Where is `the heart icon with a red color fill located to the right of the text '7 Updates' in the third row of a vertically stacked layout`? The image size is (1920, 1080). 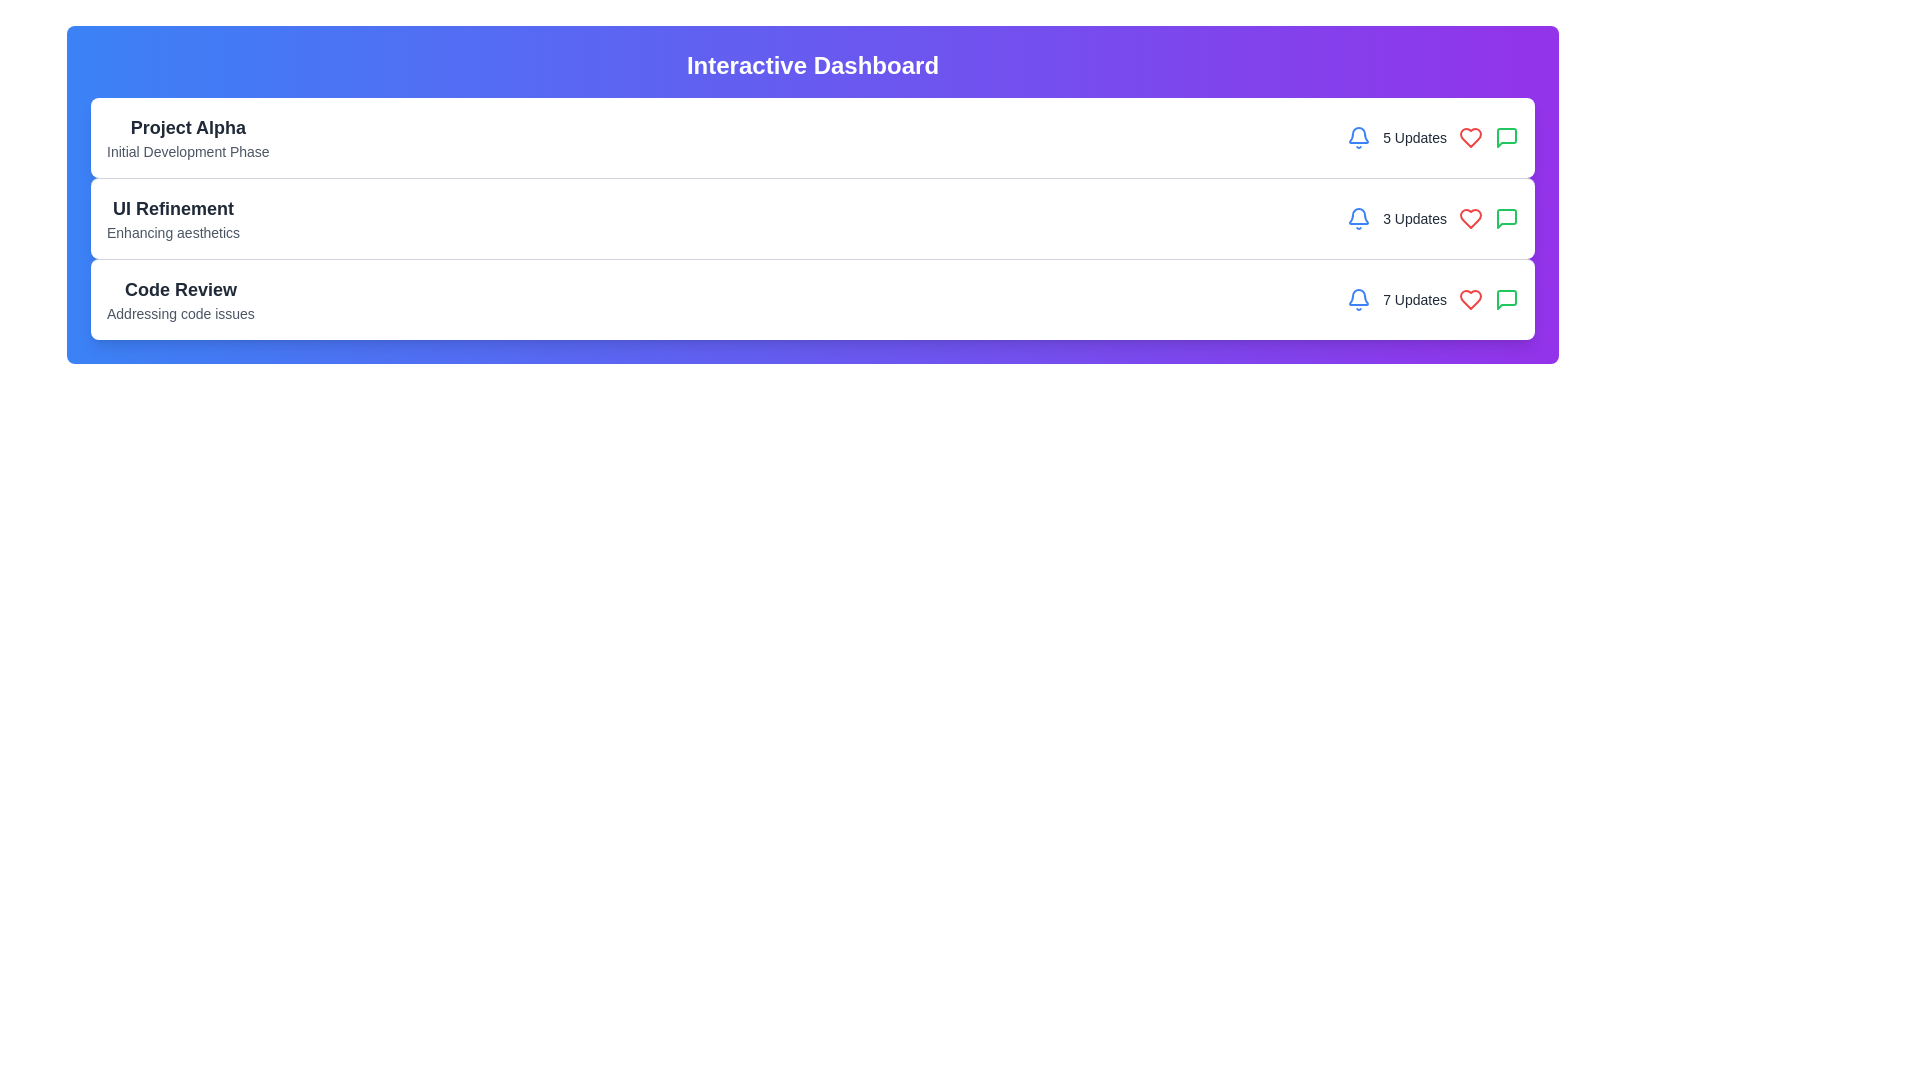
the heart icon with a red color fill located to the right of the text '7 Updates' in the third row of a vertically stacked layout is located at coordinates (1470, 300).